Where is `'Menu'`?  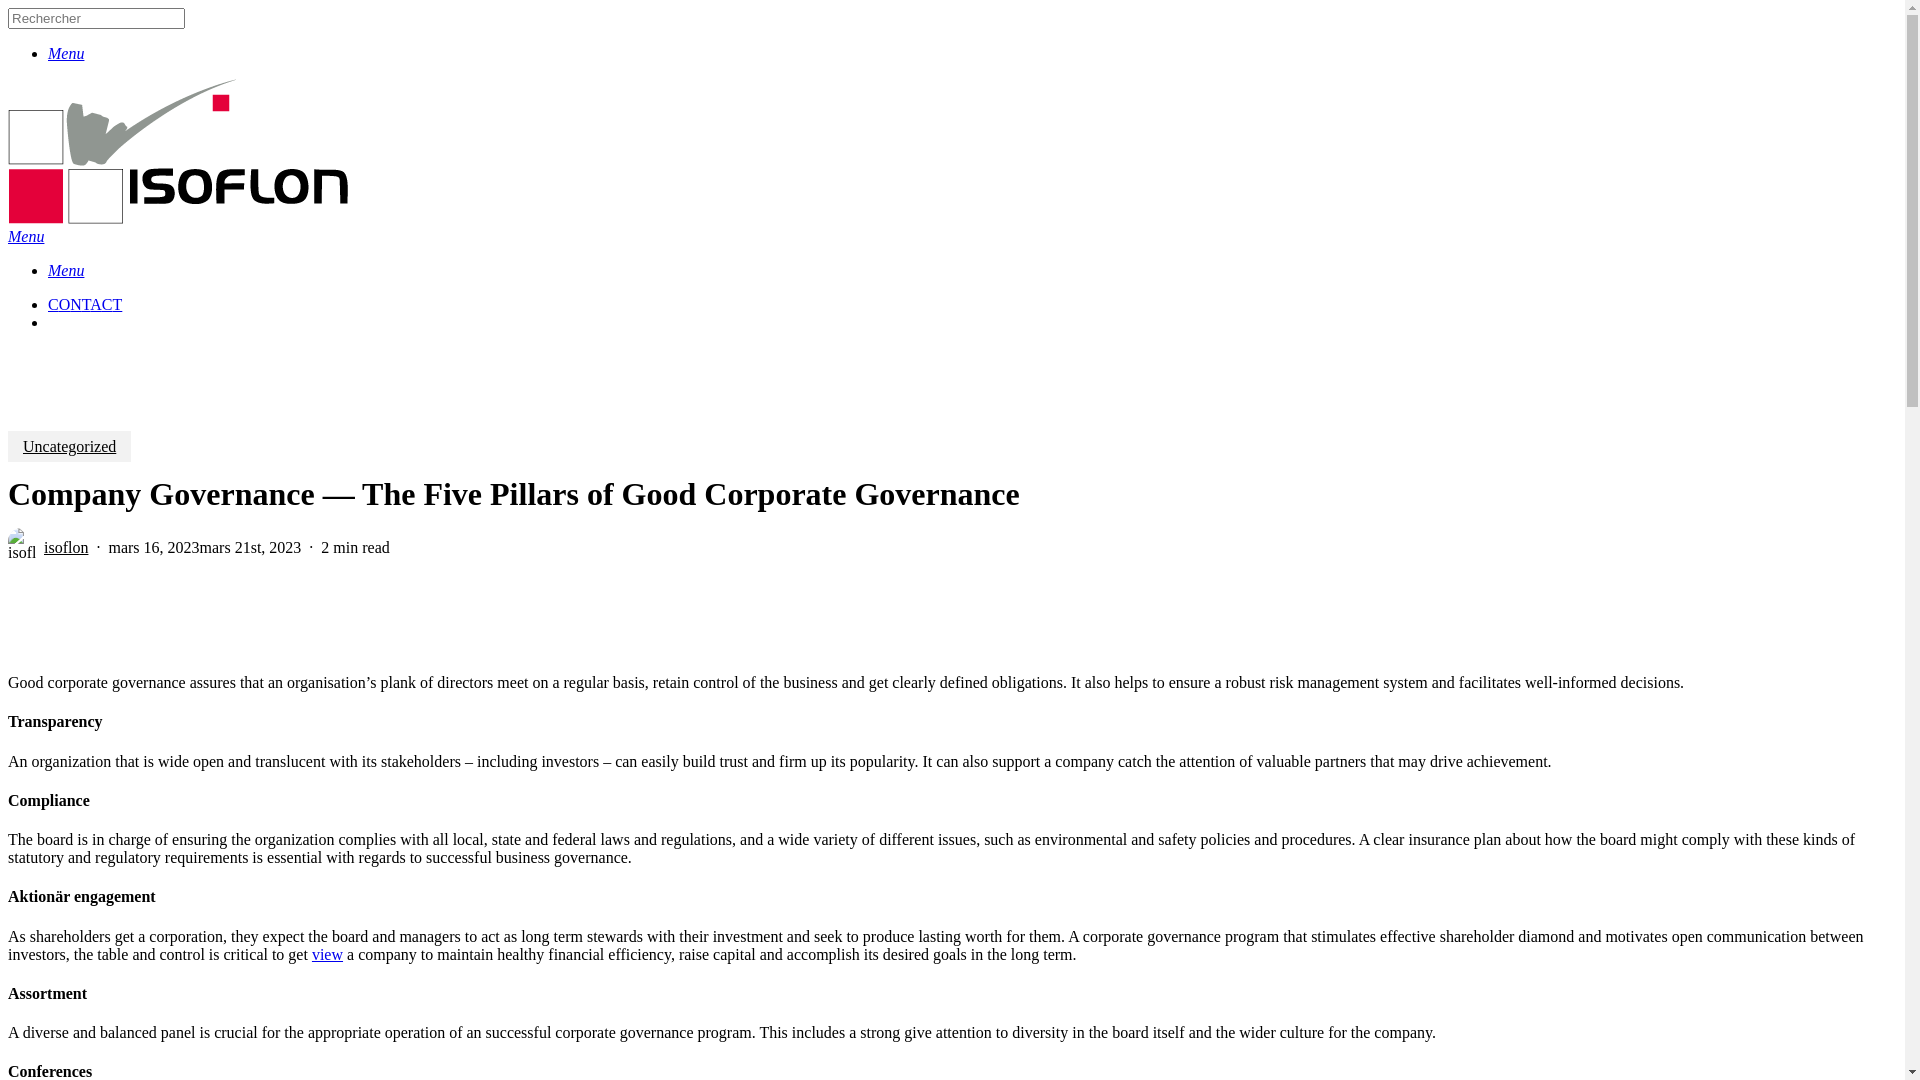
'Menu' is located at coordinates (48, 270).